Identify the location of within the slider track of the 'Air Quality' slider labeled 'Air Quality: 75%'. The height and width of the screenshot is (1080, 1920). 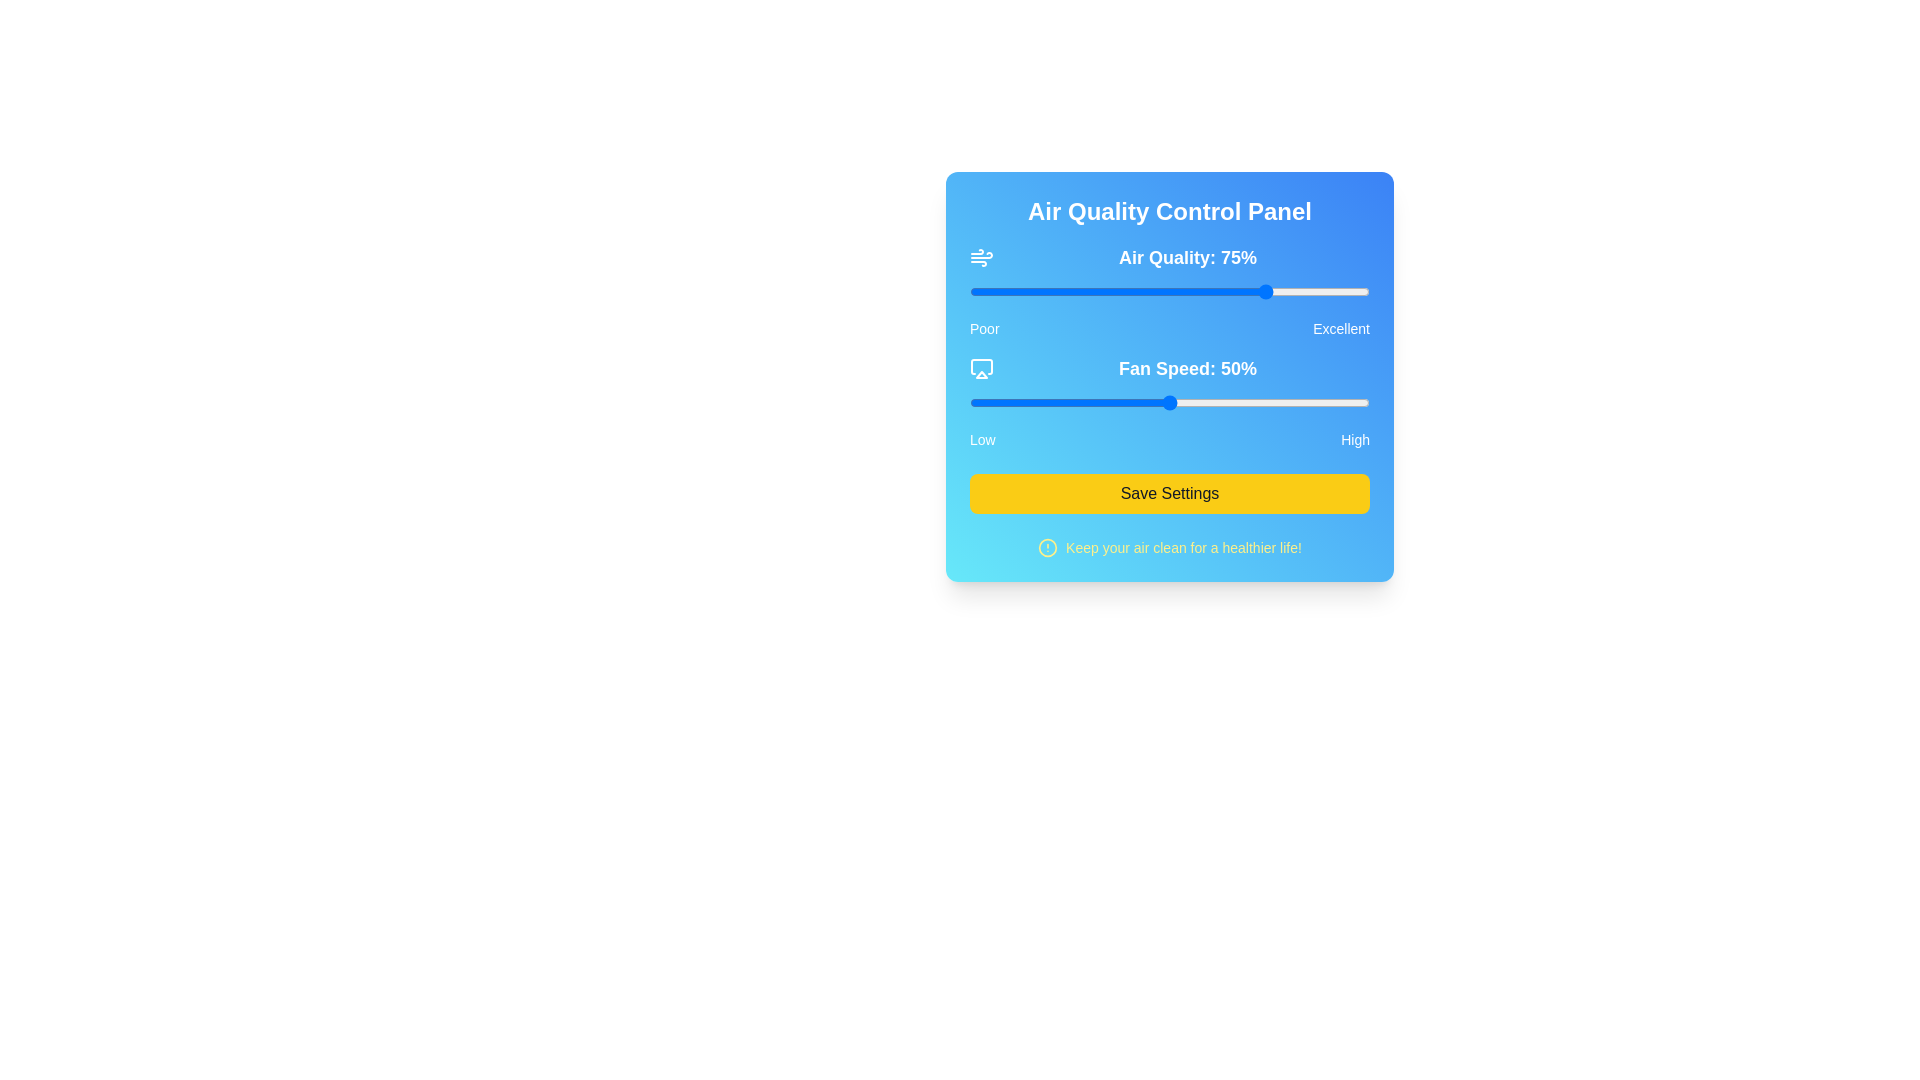
(1170, 346).